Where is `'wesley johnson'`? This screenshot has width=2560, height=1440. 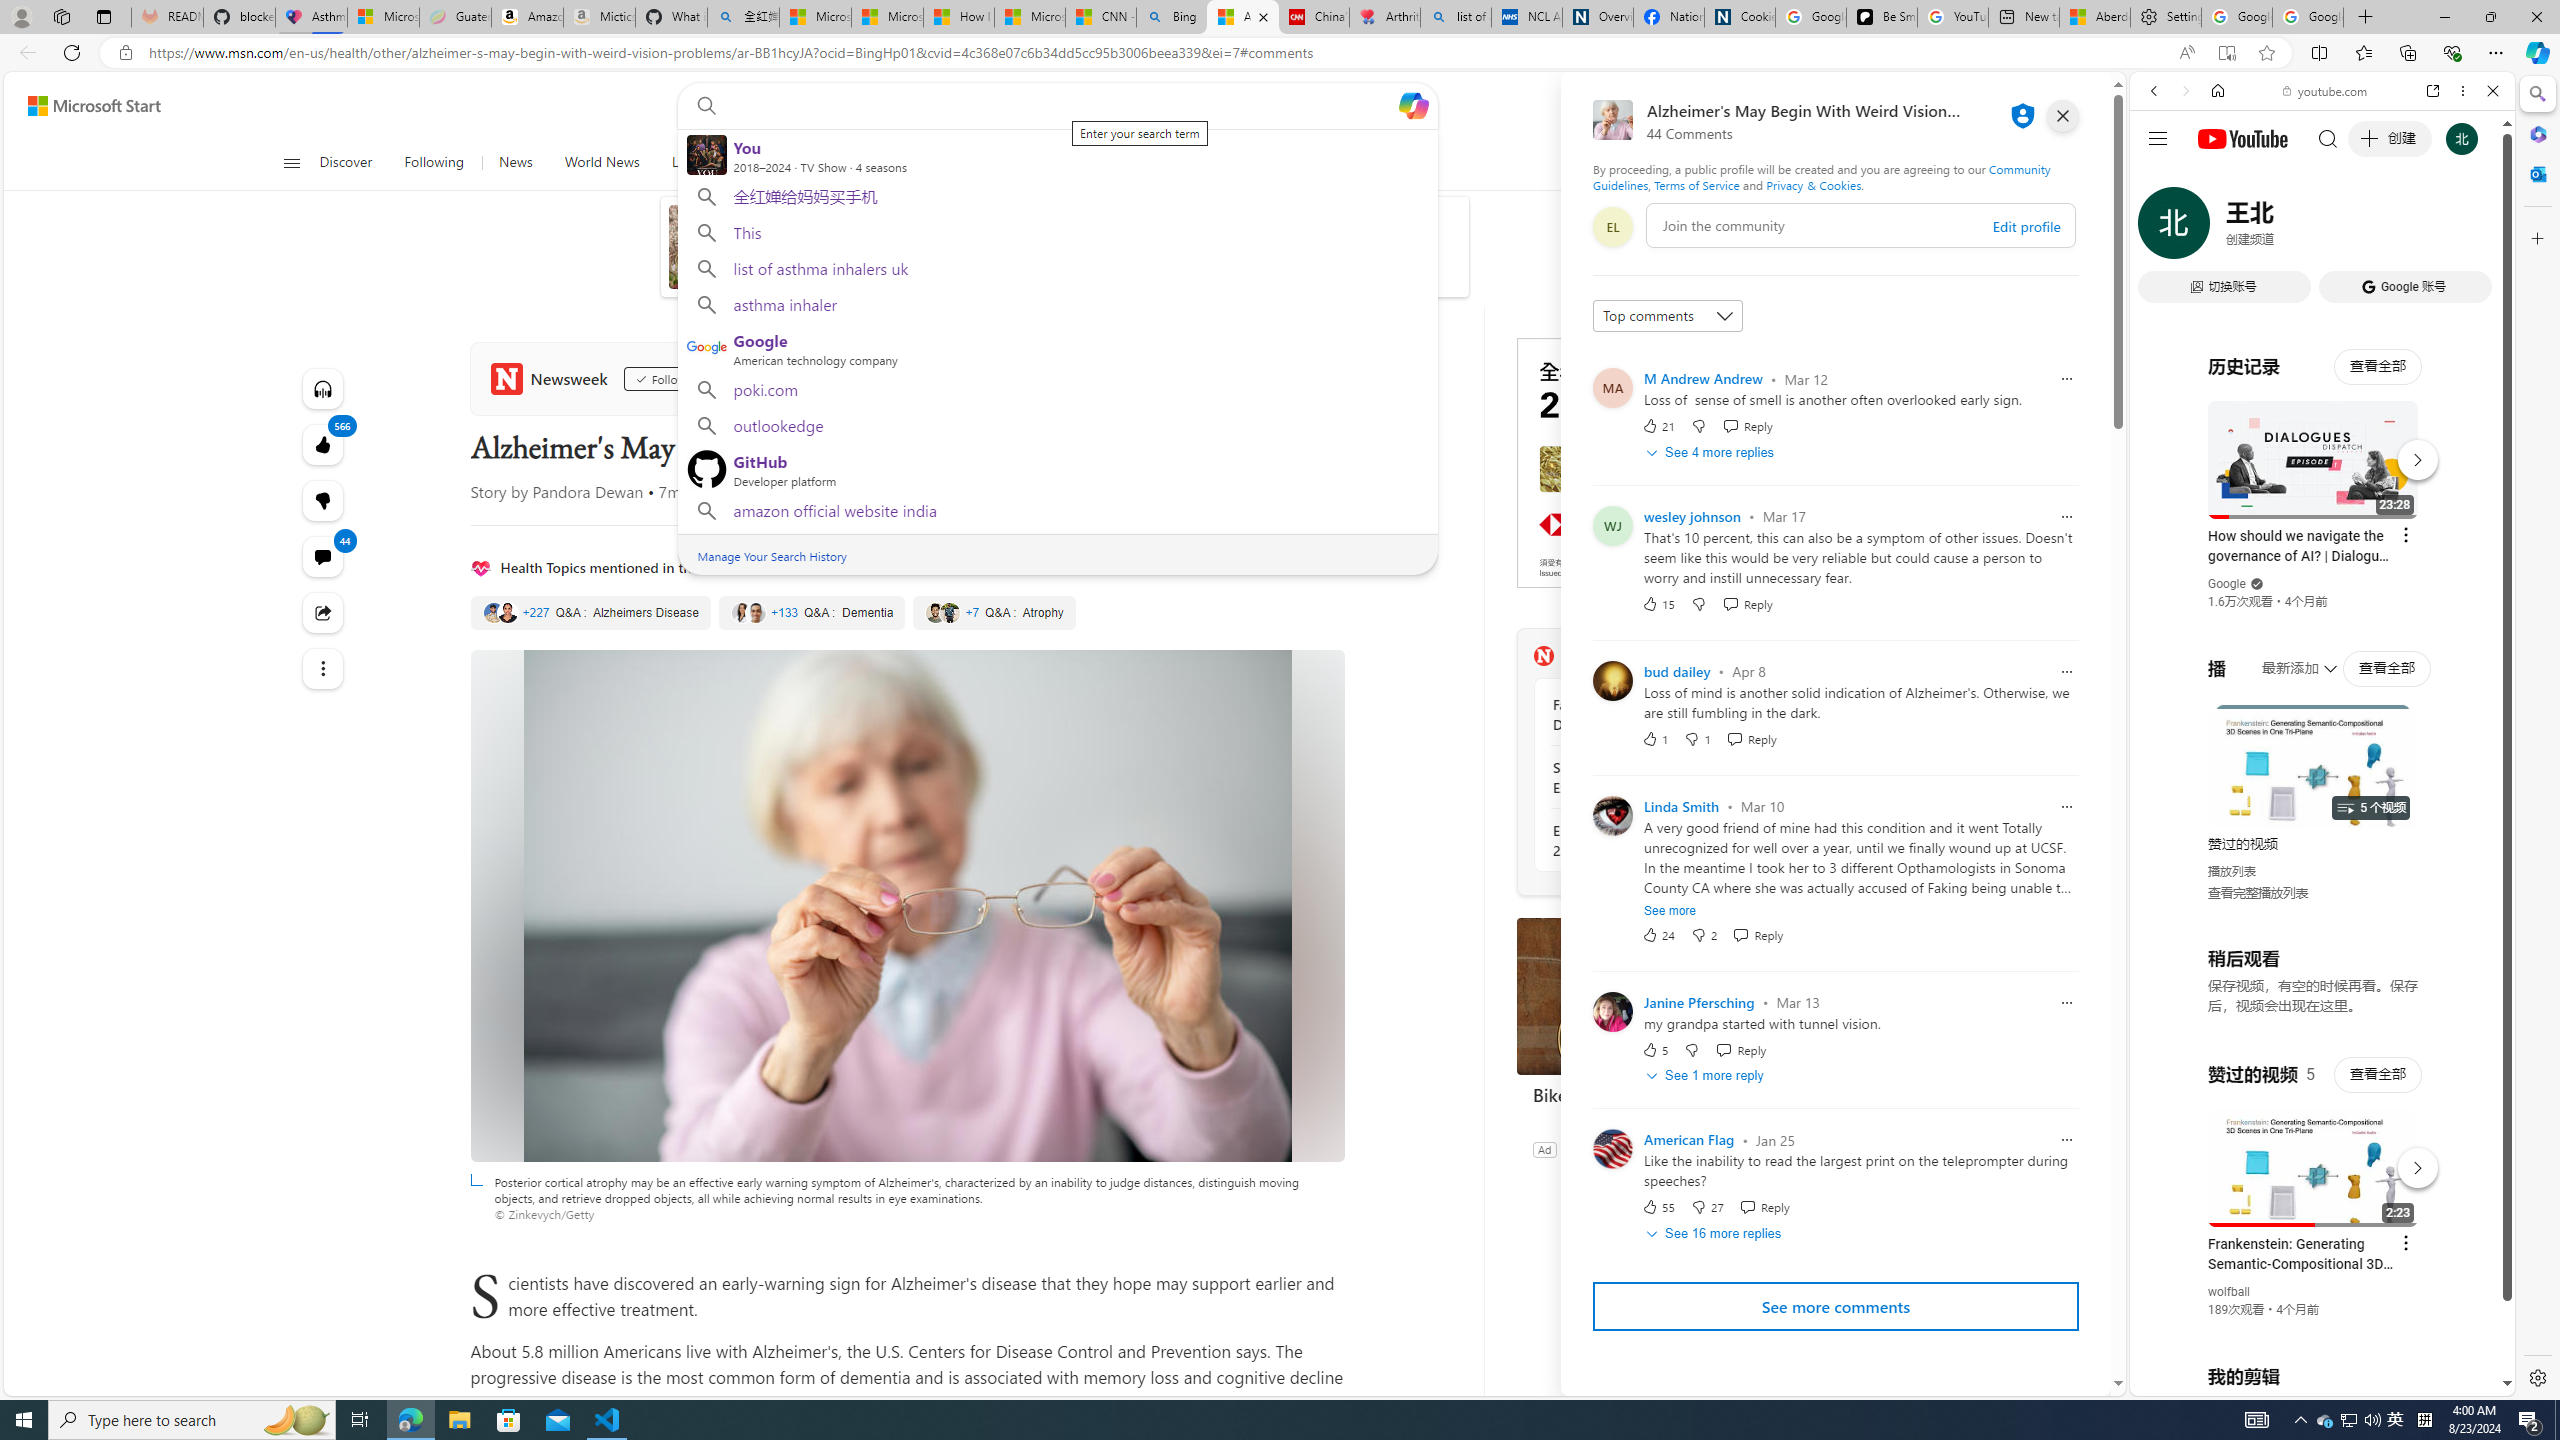
'wesley johnson' is located at coordinates (1691, 516).